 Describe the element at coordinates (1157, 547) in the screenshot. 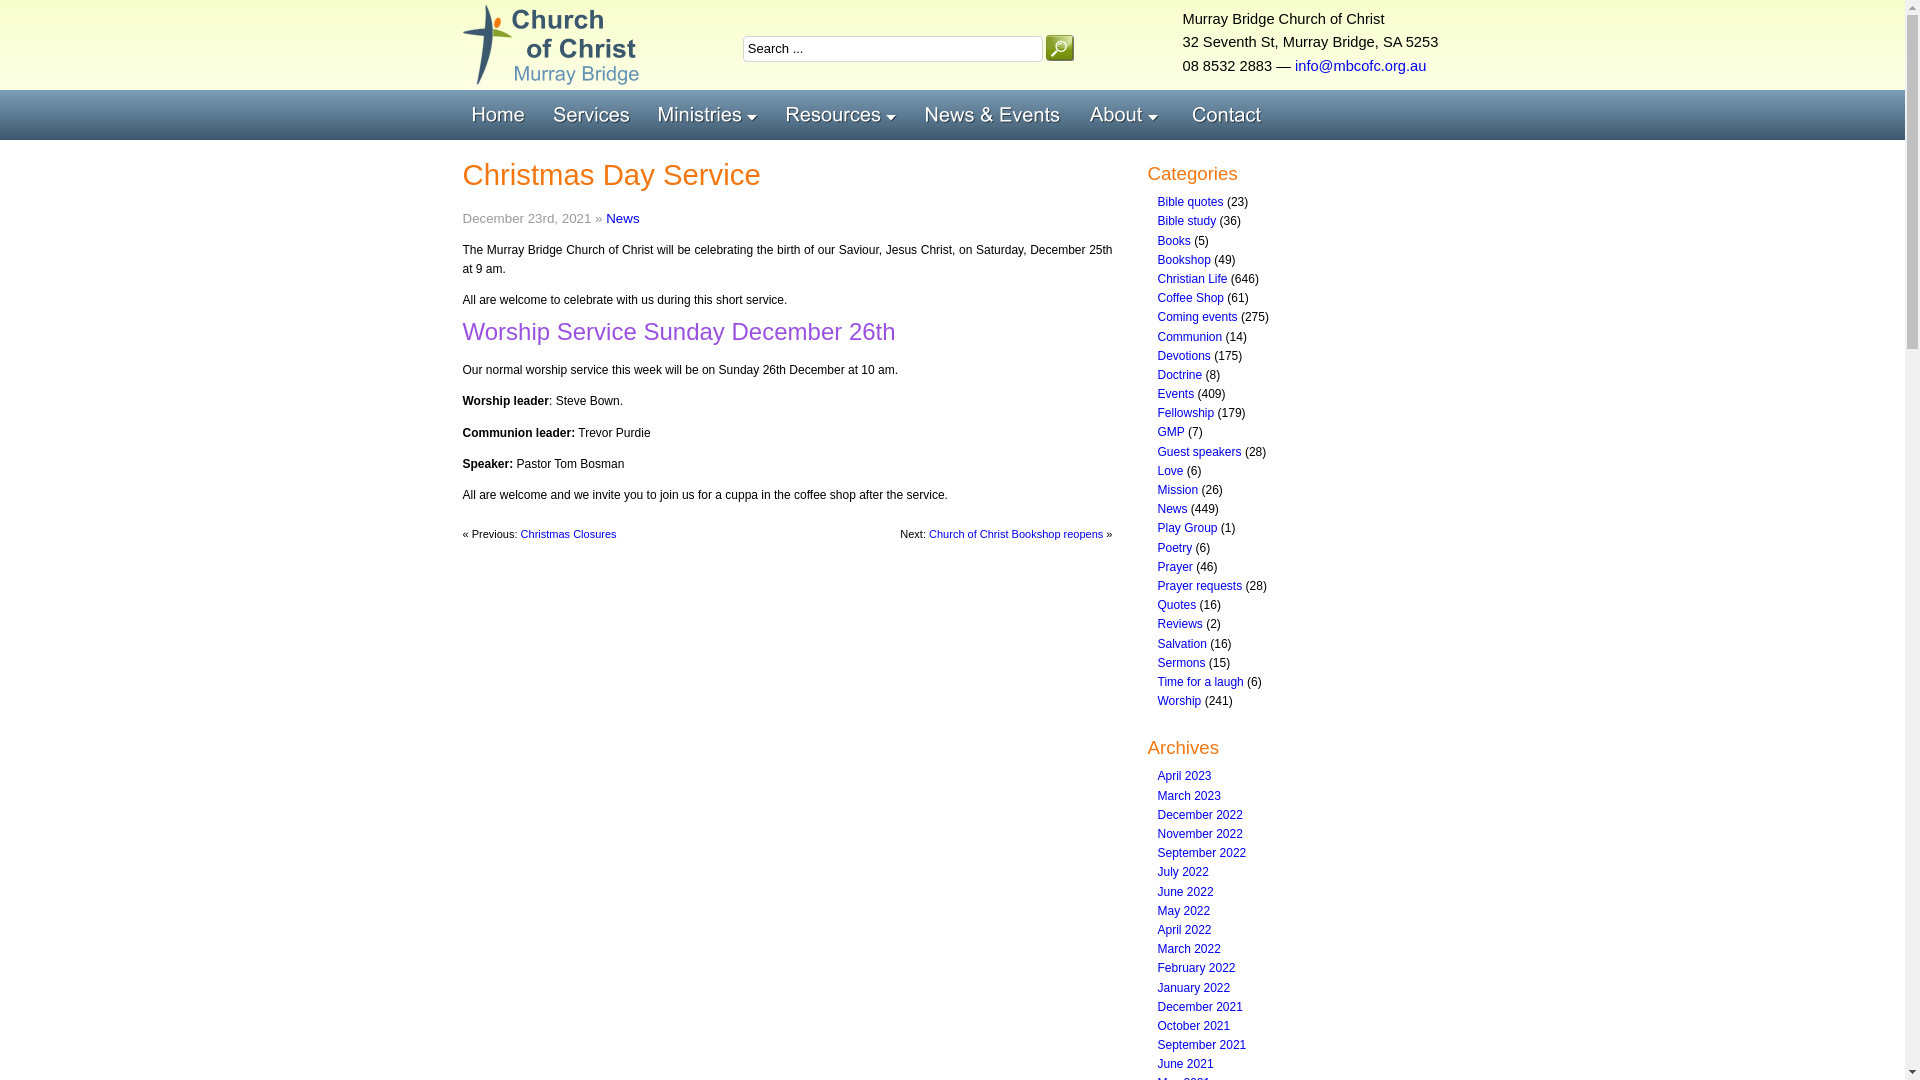

I see `'Poetry'` at that location.